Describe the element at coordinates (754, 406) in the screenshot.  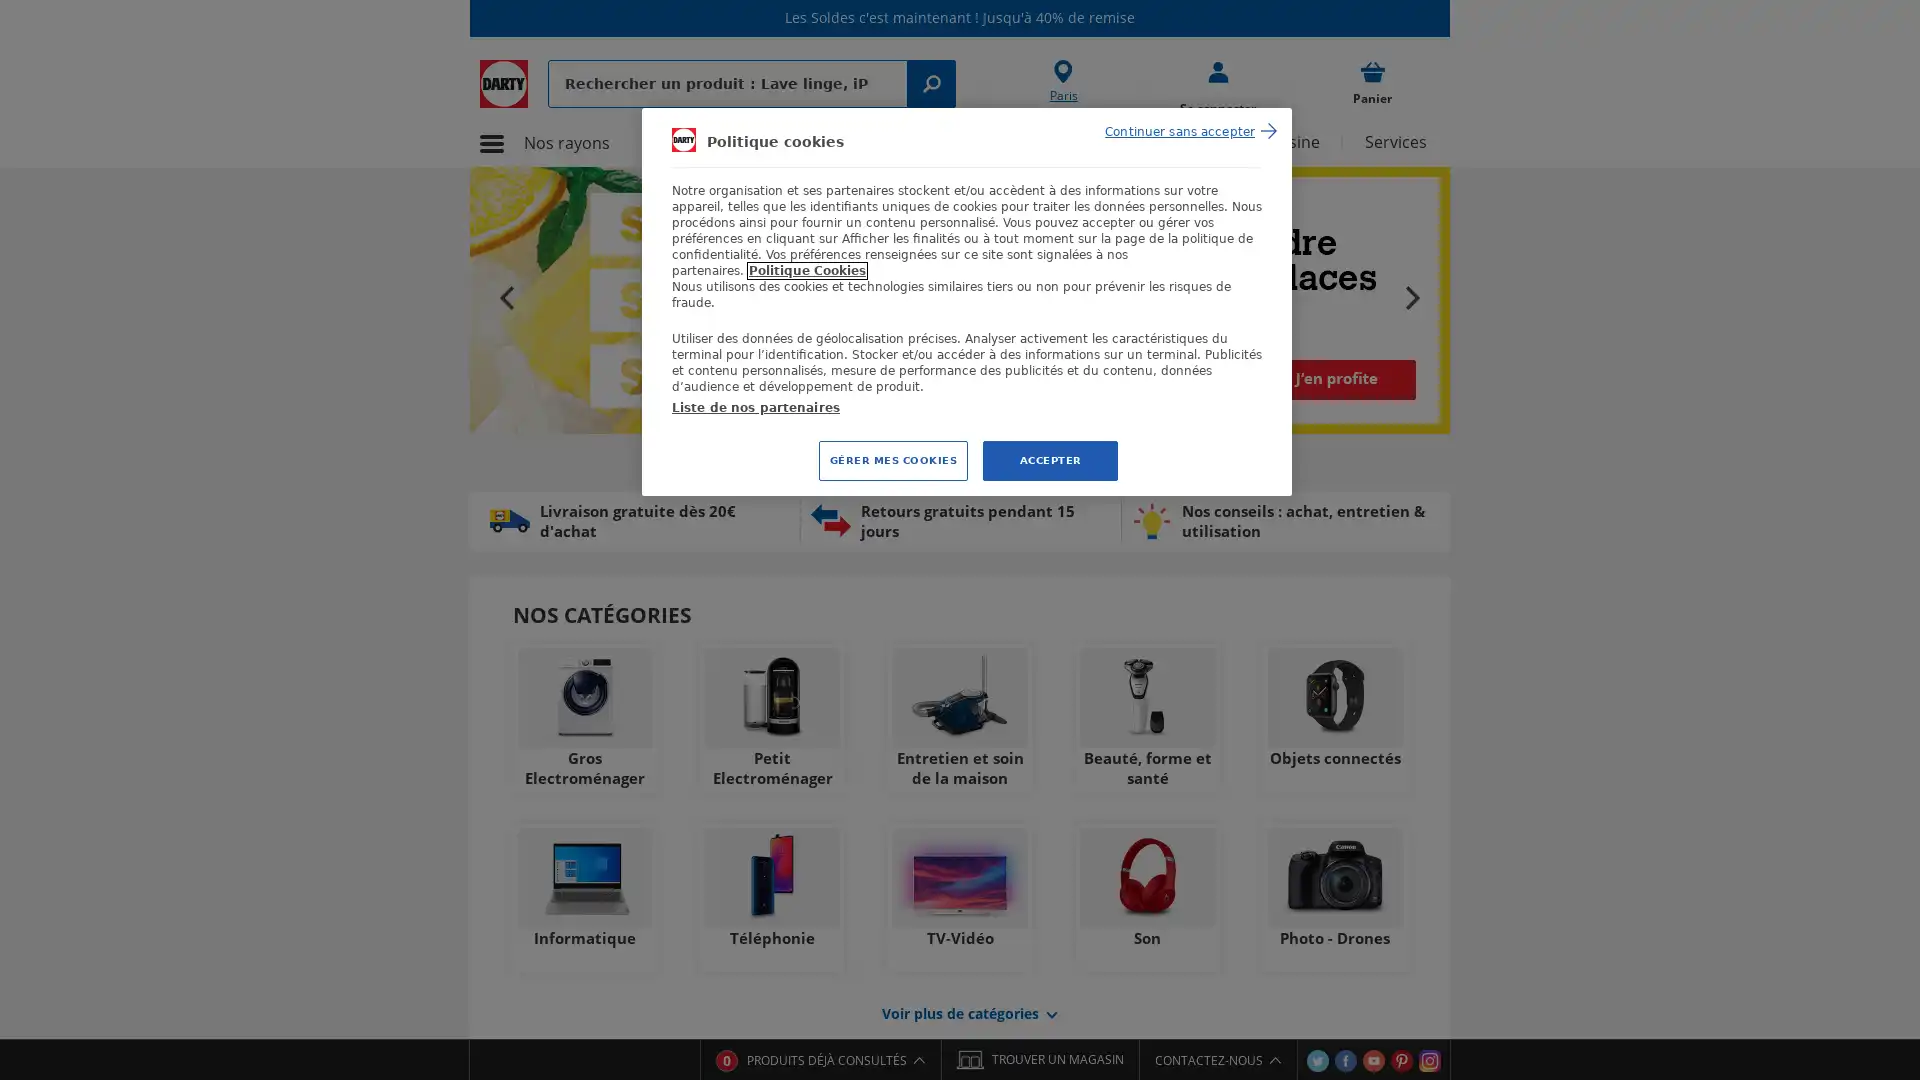
I see `Liste de nos partenaires` at that location.